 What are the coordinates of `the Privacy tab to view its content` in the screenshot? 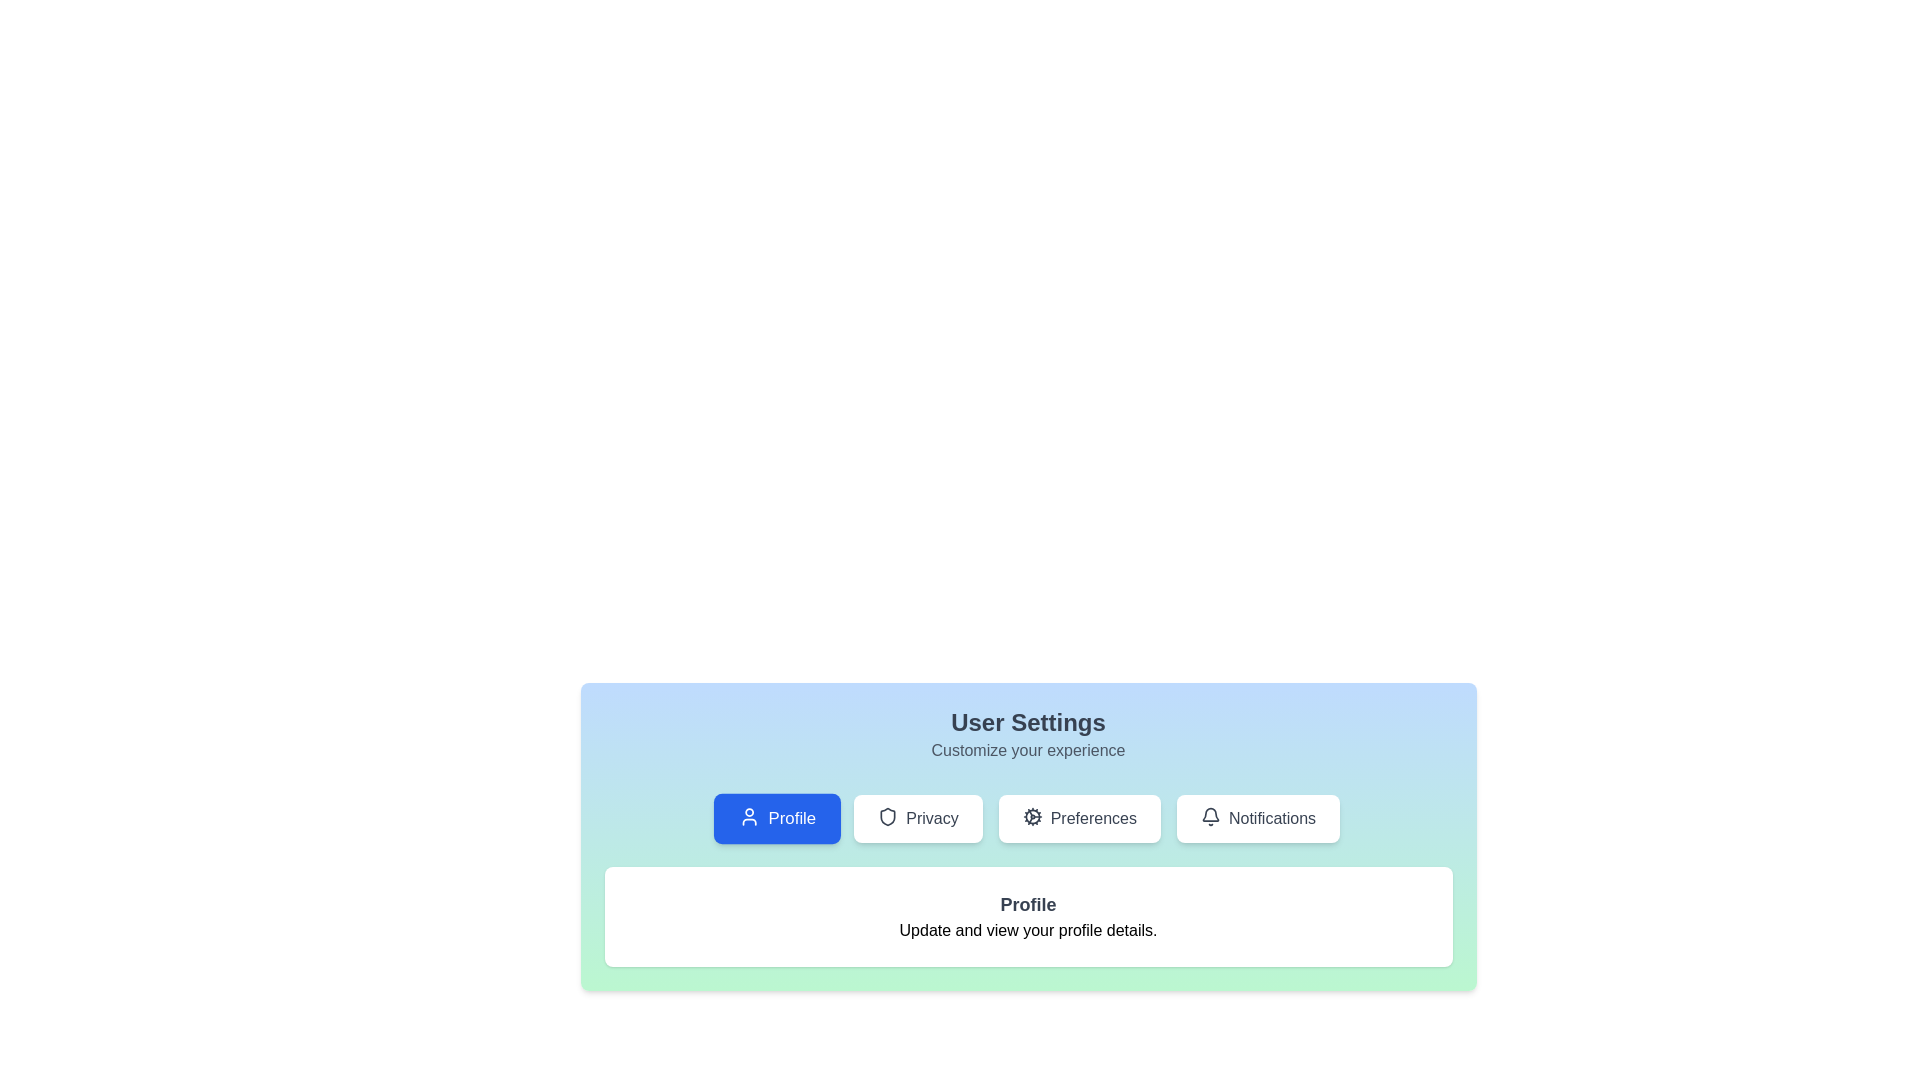 It's located at (917, 818).